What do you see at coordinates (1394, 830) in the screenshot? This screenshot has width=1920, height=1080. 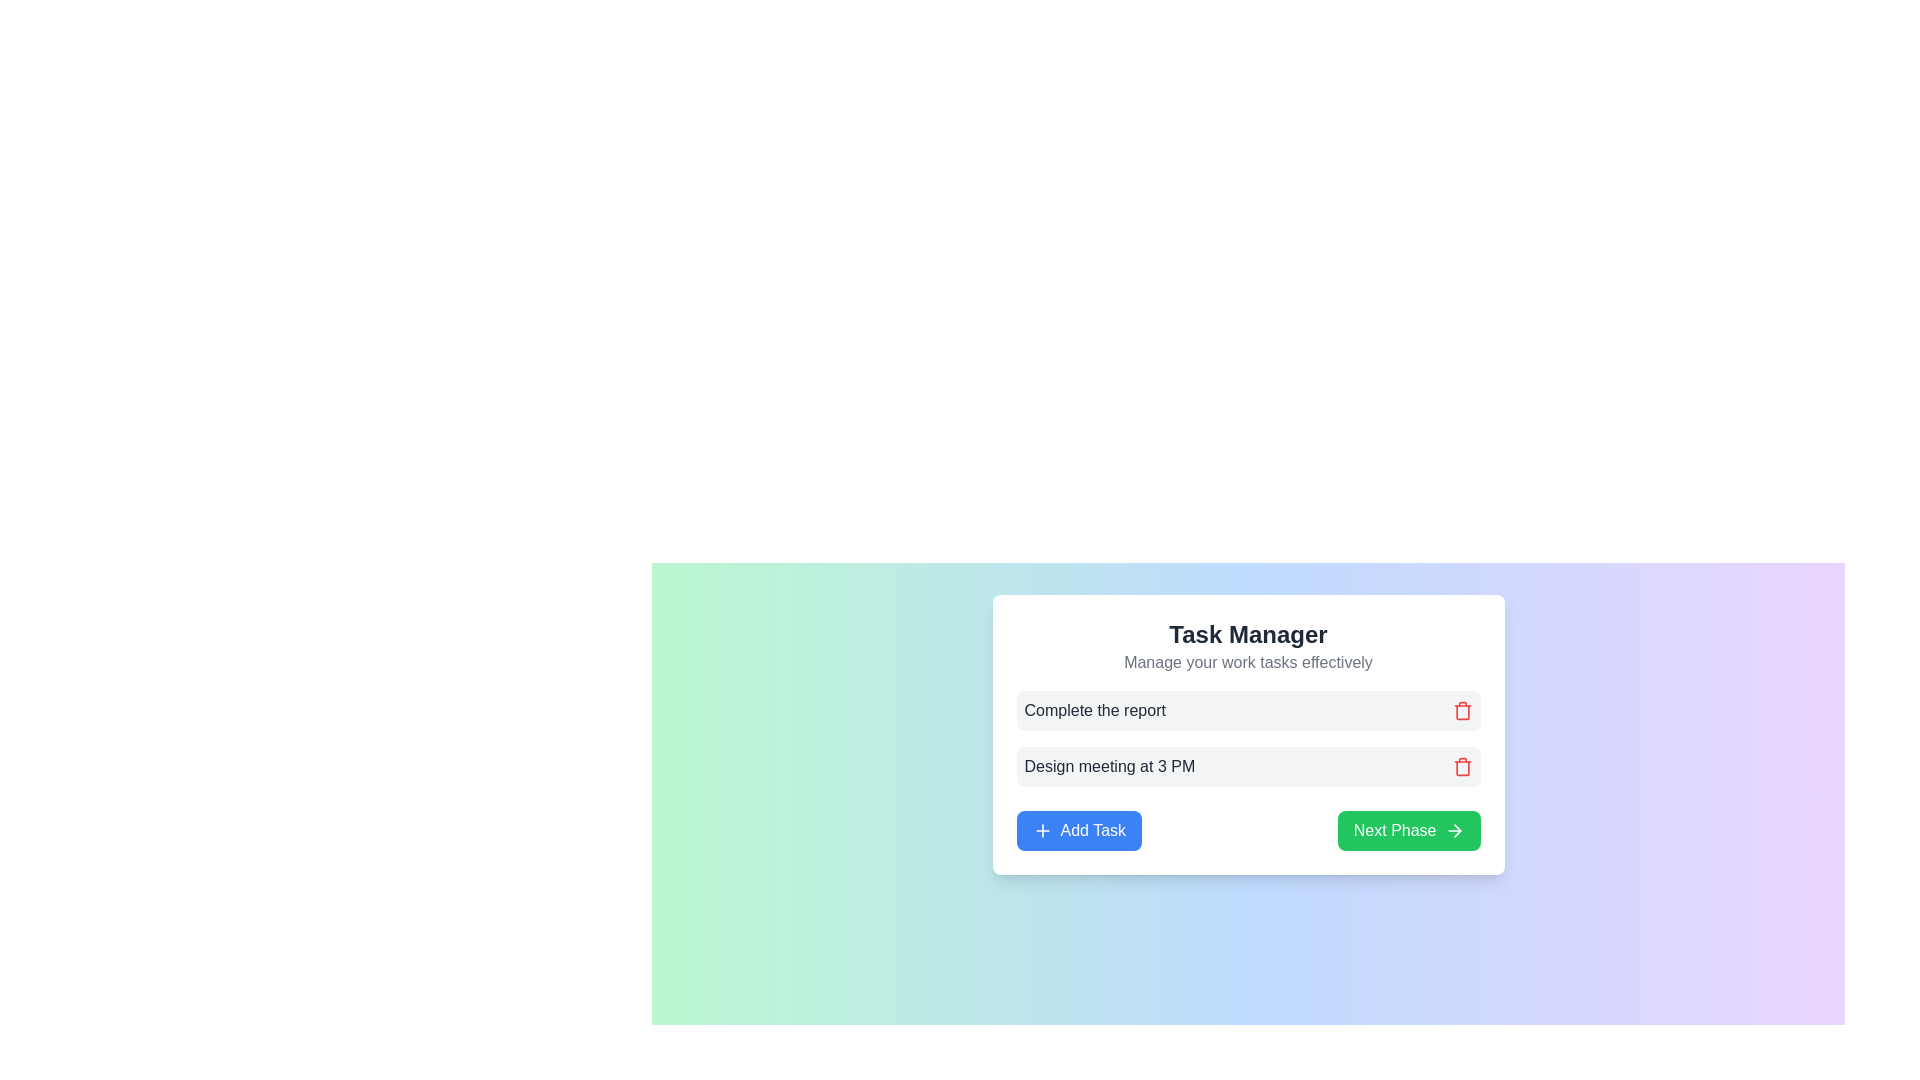 I see `displayed text of the Text label indicating the action of moving to the next phase, which is centrally located within the green button labeled 'Next Phase'` at bounding box center [1394, 830].